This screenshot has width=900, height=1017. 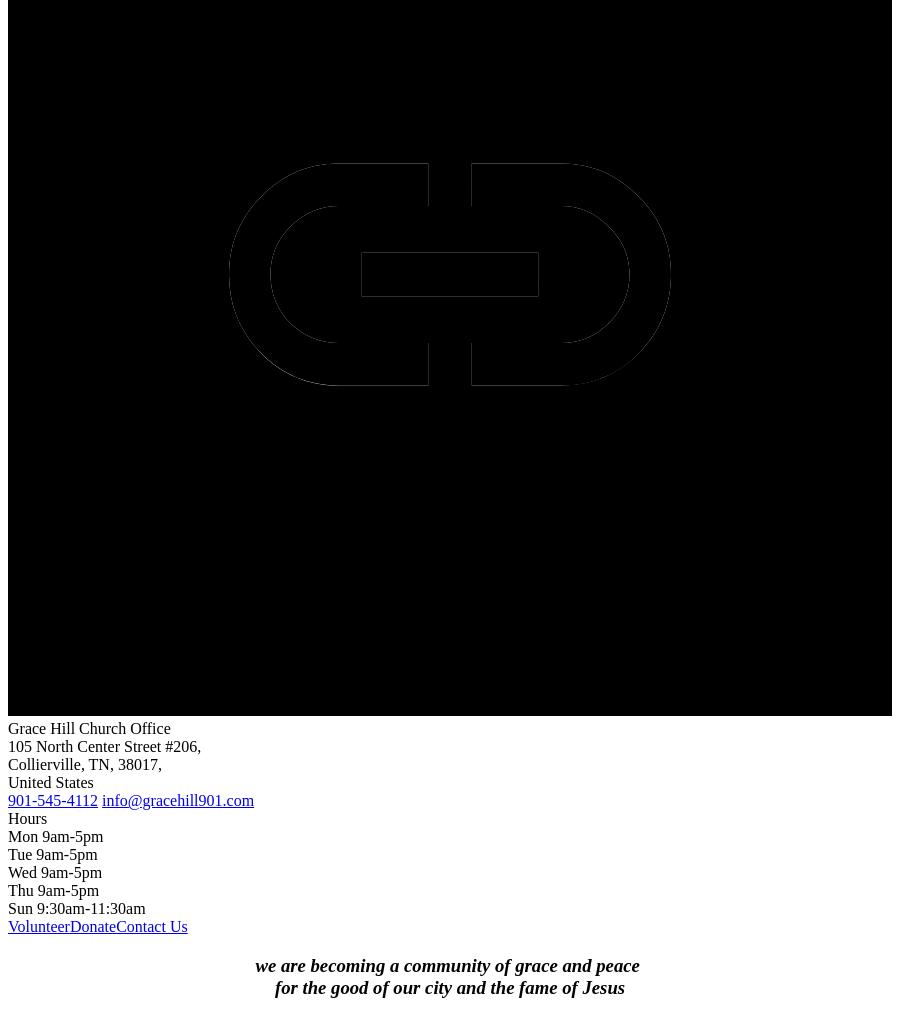 I want to click on 'Contact Us', so click(x=151, y=925).